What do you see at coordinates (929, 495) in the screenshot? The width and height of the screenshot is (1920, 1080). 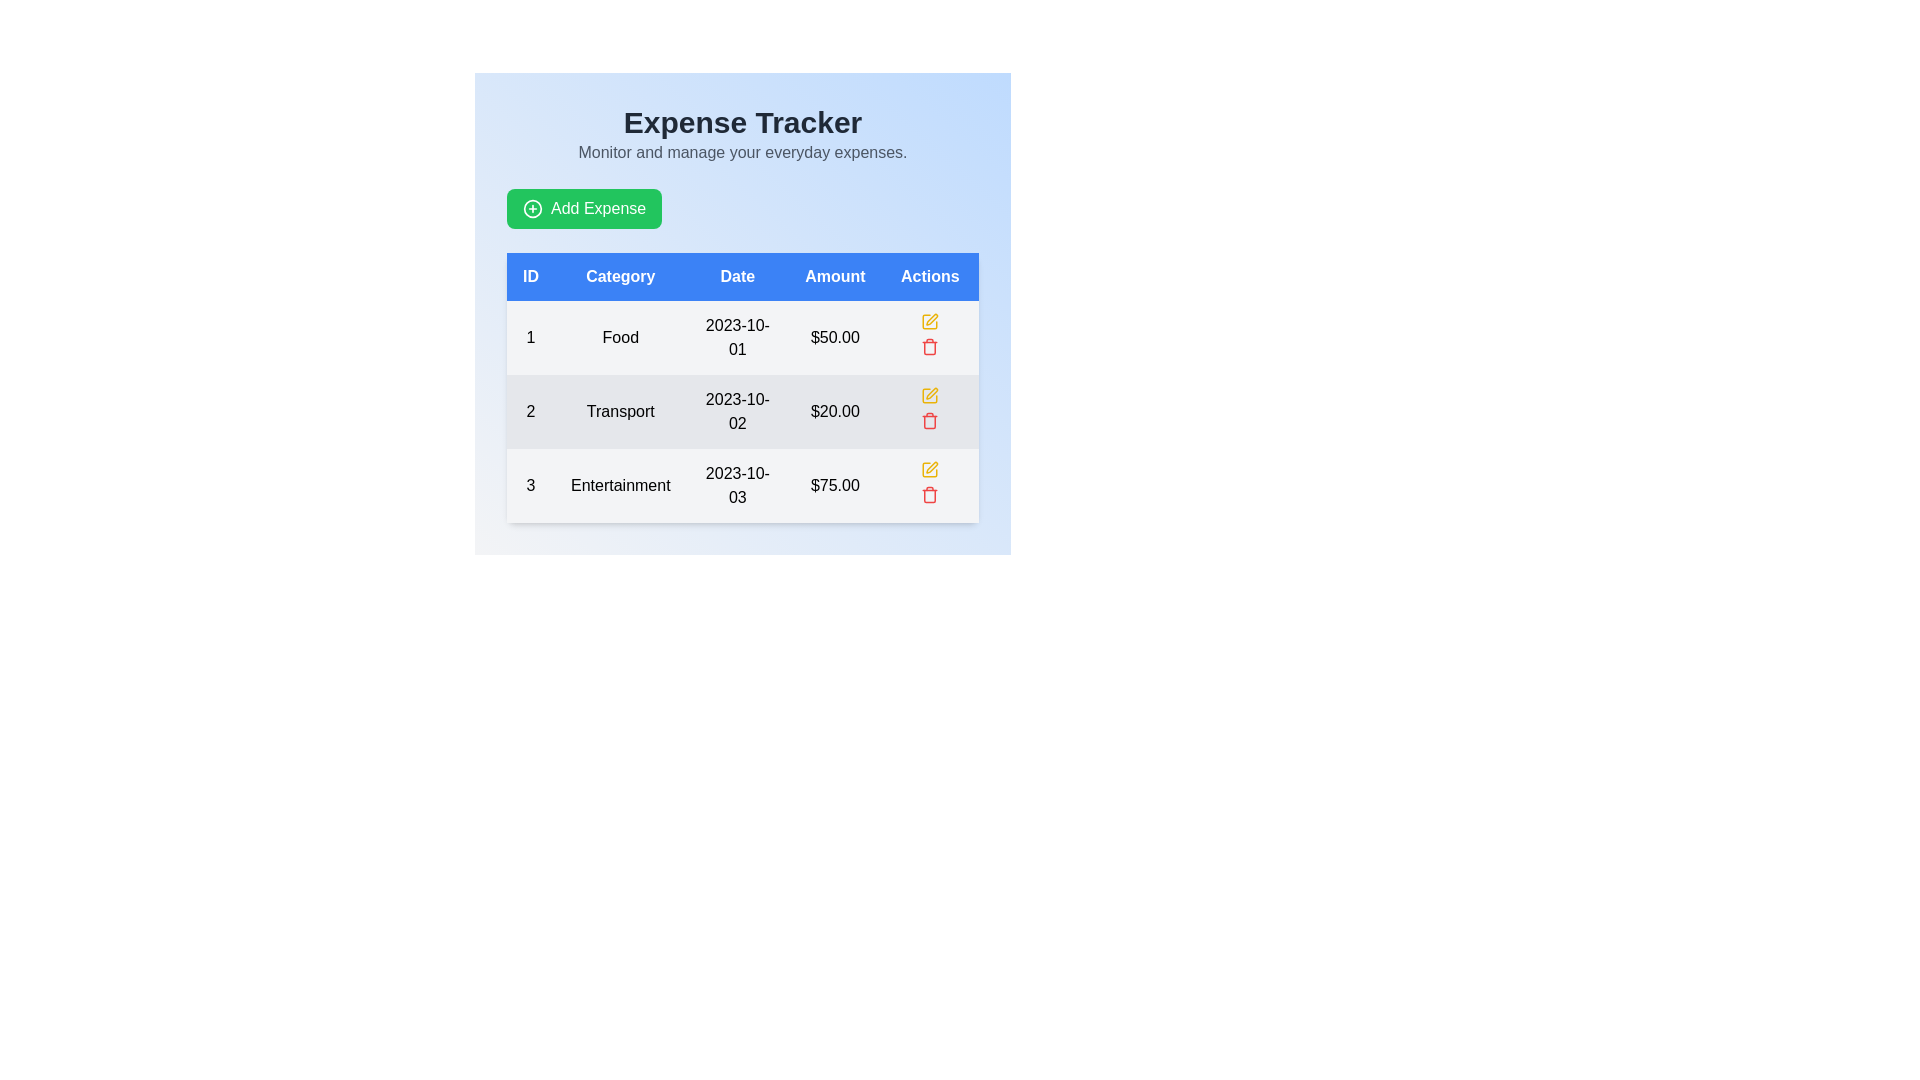 I see `the trash icon located in the third row of the Actions column in the table to initiate an action` at bounding box center [929, 495].